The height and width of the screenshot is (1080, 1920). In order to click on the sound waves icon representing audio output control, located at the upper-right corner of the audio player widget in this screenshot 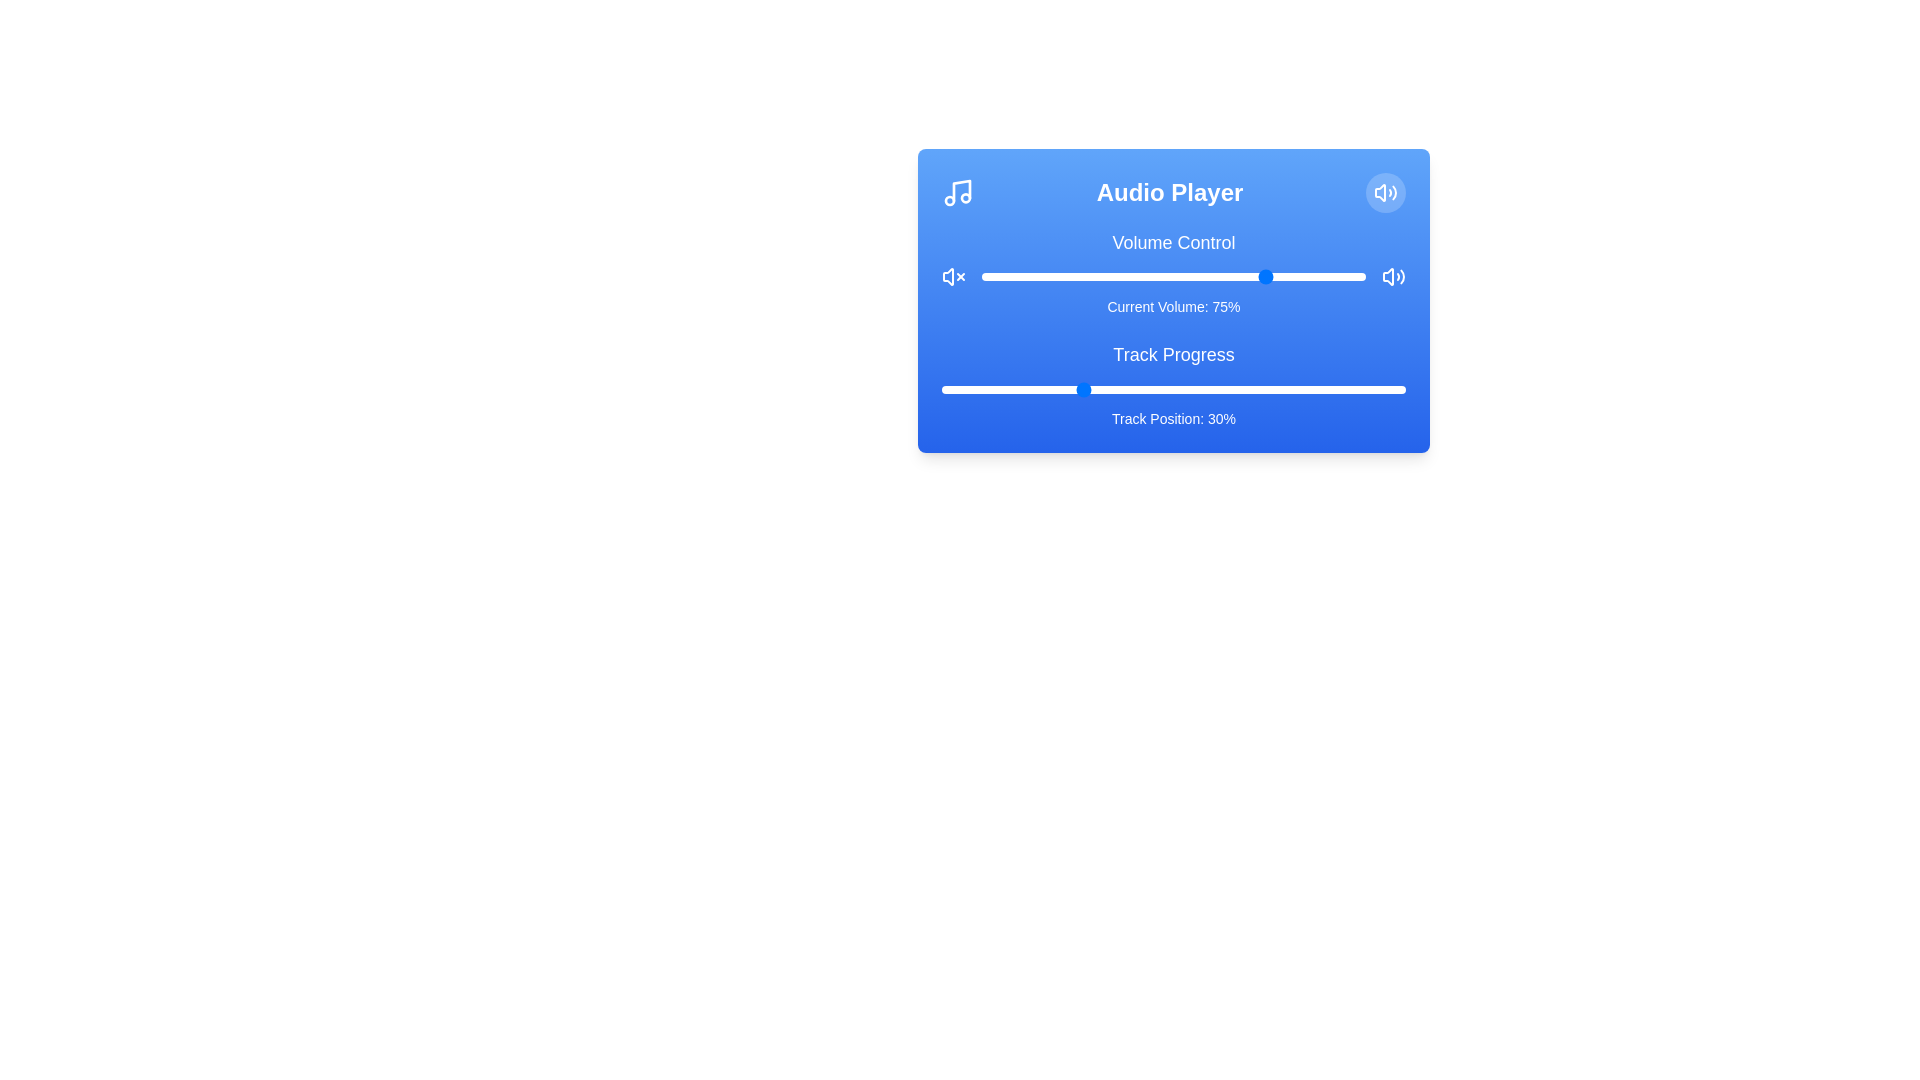, I will do `click(1401, 277)`.